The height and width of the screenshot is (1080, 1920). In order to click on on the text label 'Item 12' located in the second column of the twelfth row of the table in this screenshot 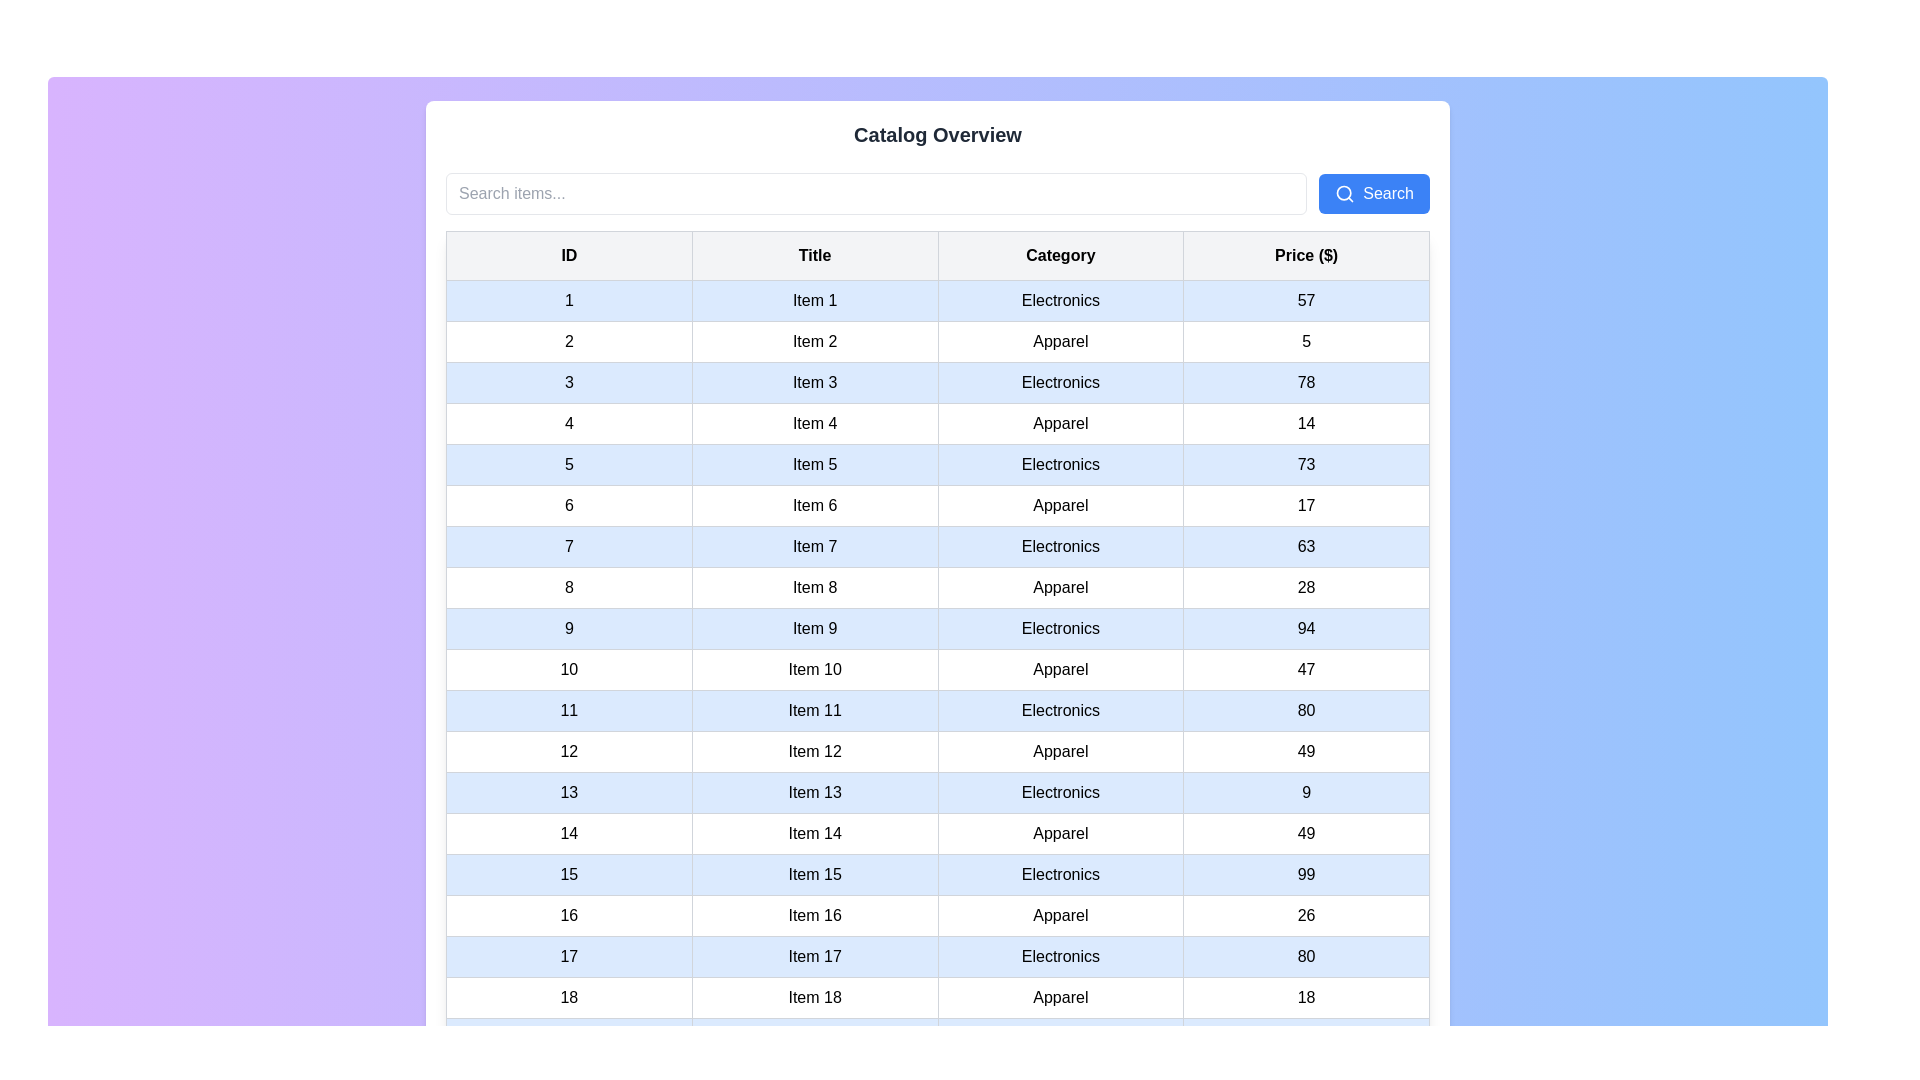, I will do `click(815, 752)`.